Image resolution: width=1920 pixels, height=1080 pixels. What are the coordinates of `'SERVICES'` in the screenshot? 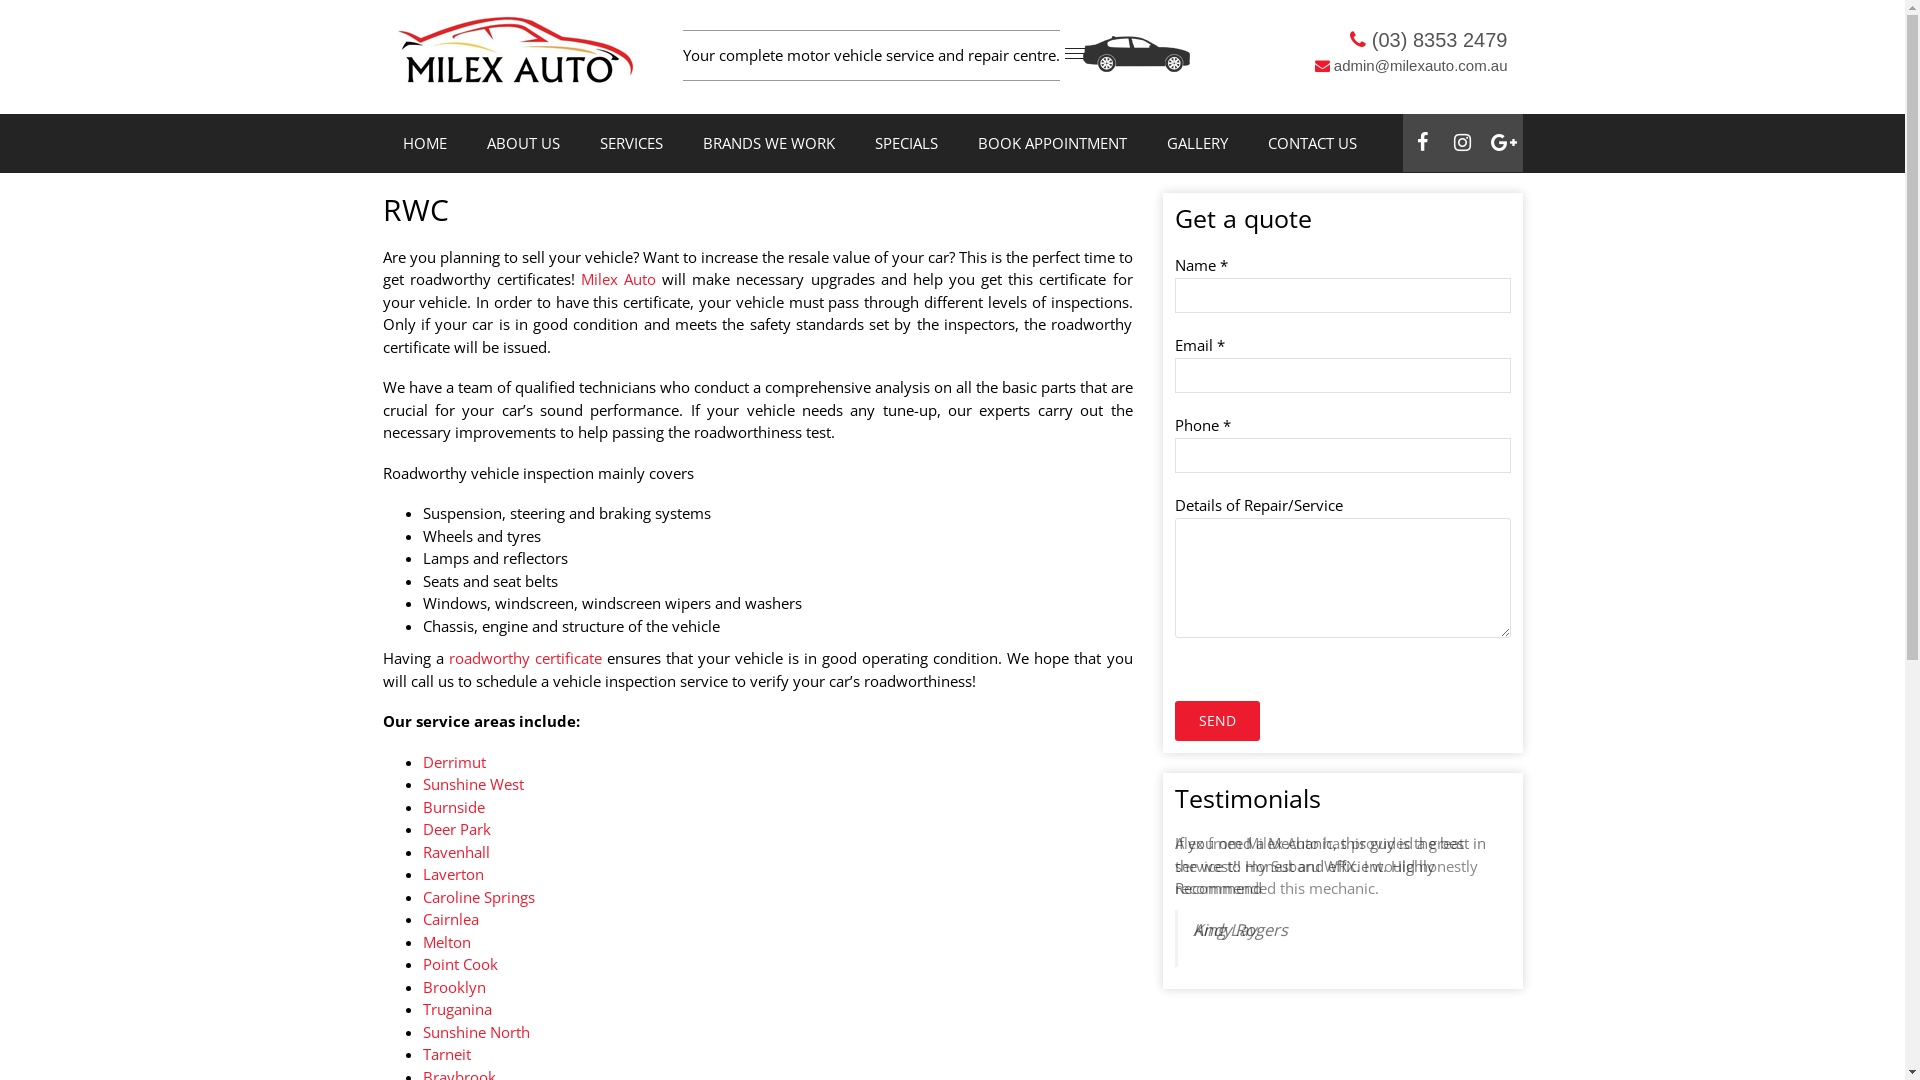 It's located at (630, 142).